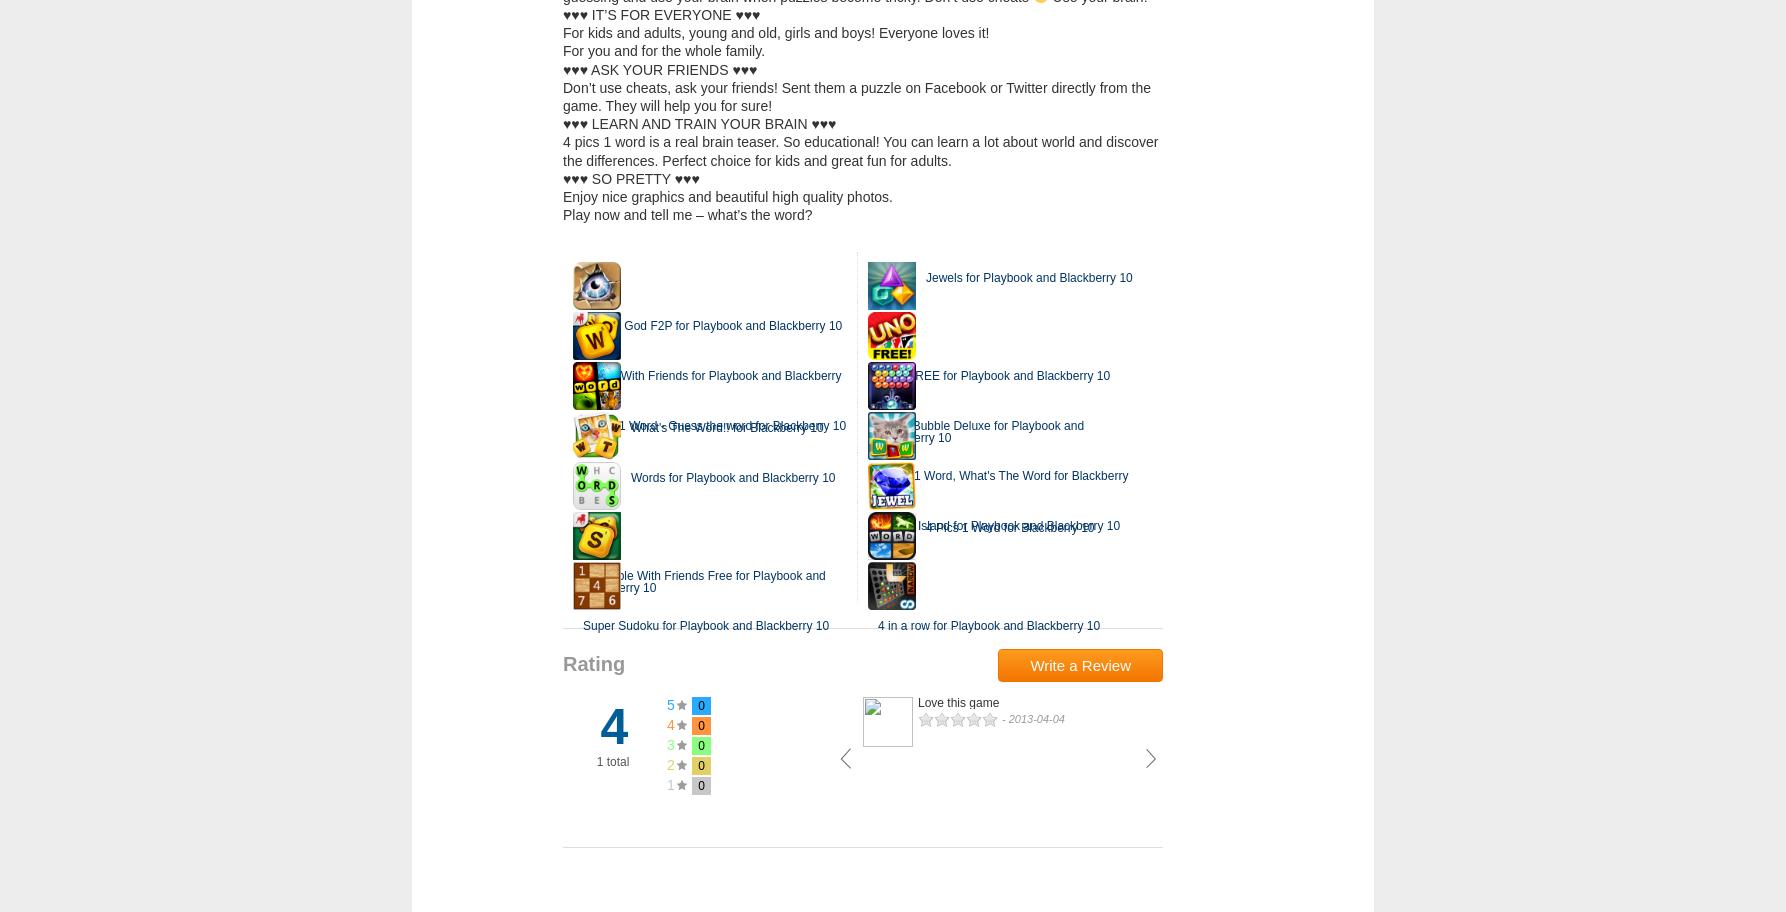 This screenshot has height=912, width=1786. What do you see at coordinates (712, 382) in the screenshot?
I see `'Words With Friends for Playbook and Blackberry 10'` at bounding box center [712, 382].